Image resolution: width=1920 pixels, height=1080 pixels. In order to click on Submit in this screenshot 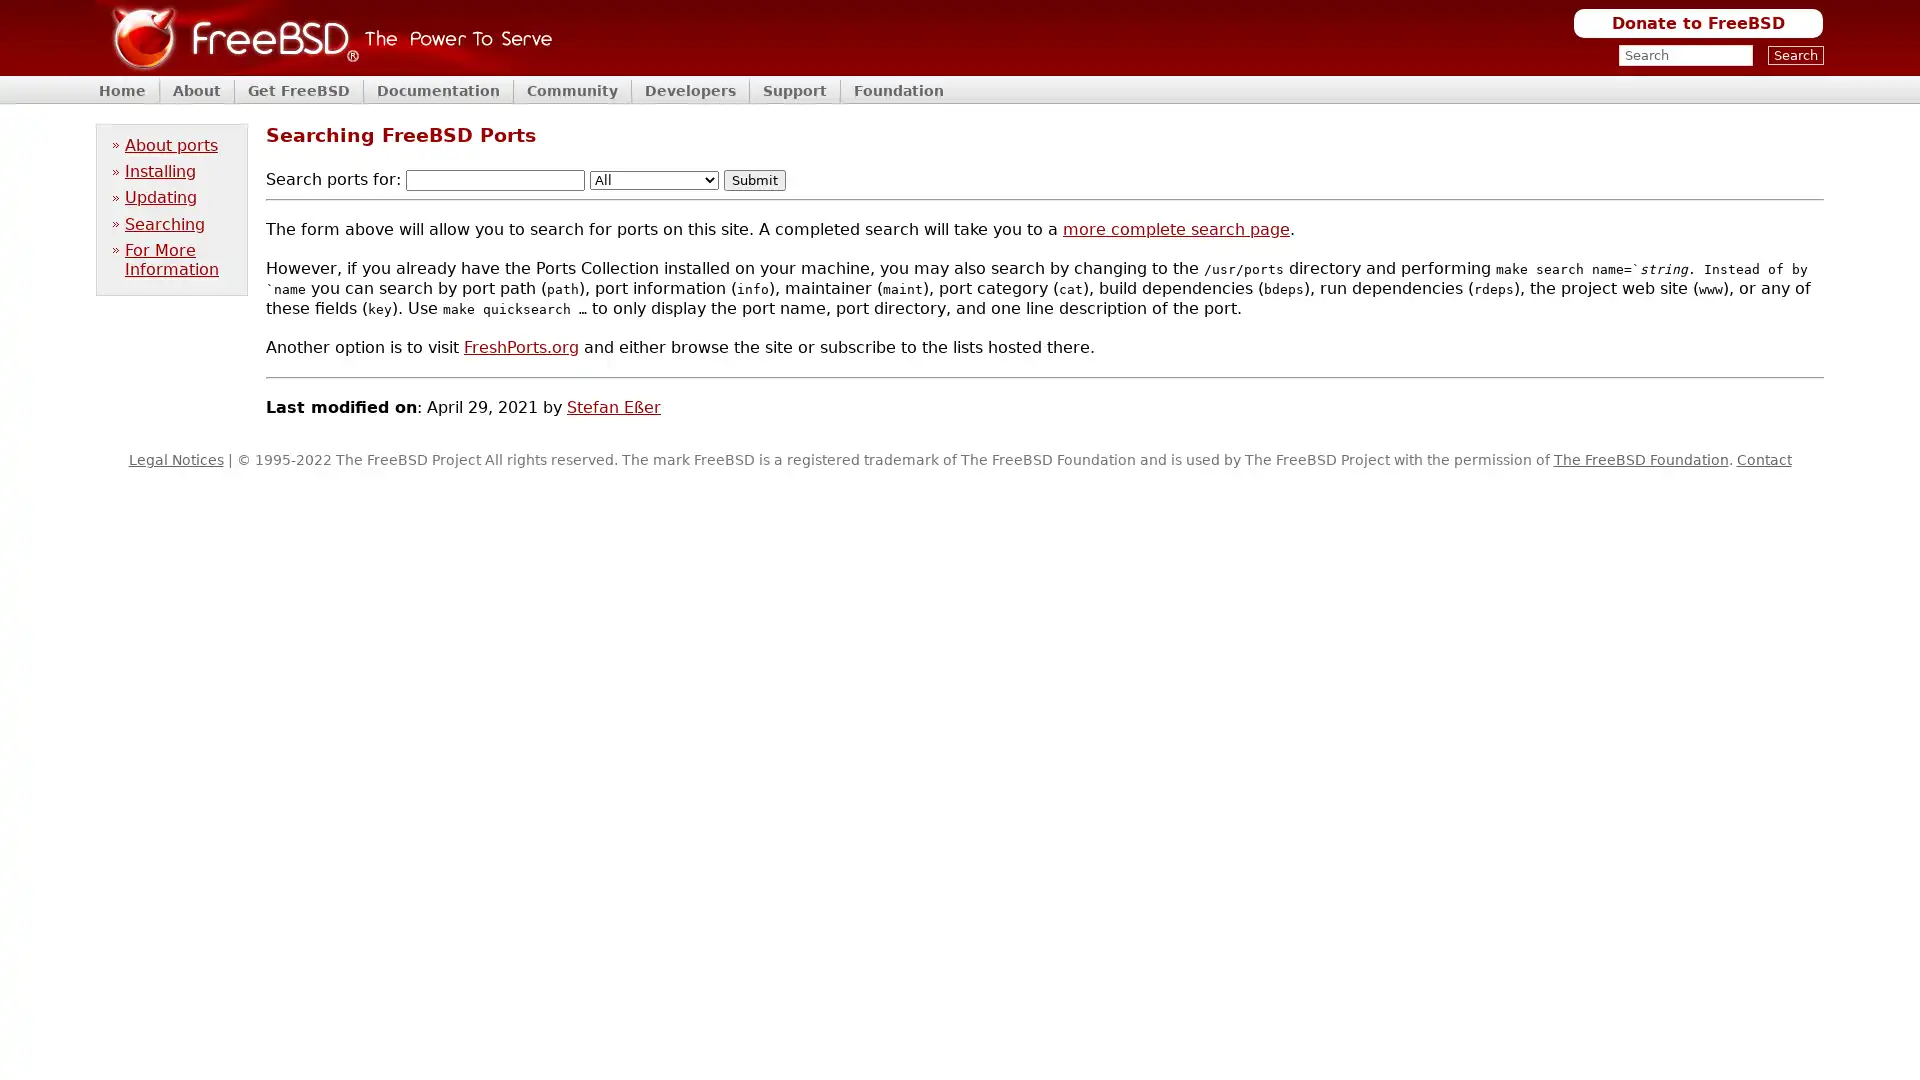, I will do `click(753, 180)`.